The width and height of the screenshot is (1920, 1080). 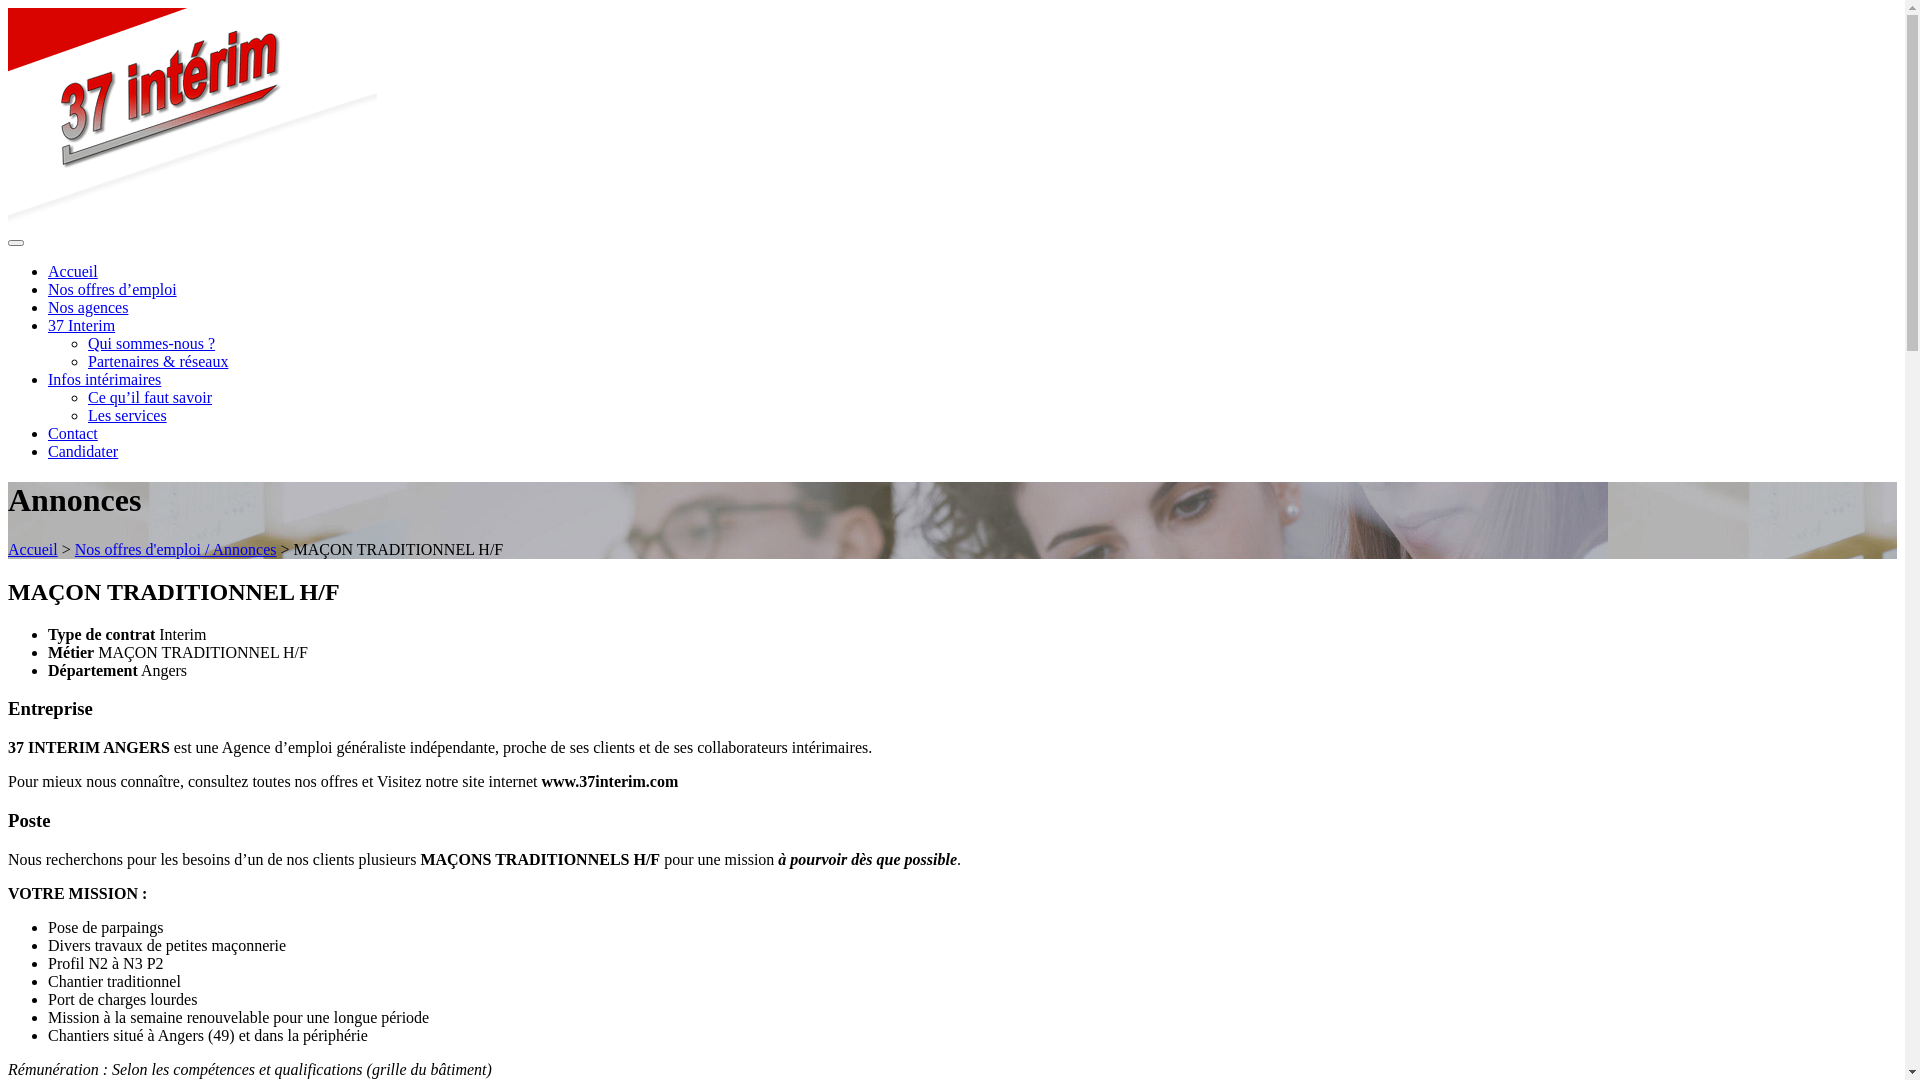 What do you see at coordinates (86, 307) in the screenshot?
I see `'Nos agences'` at bounding box center [86, 307].